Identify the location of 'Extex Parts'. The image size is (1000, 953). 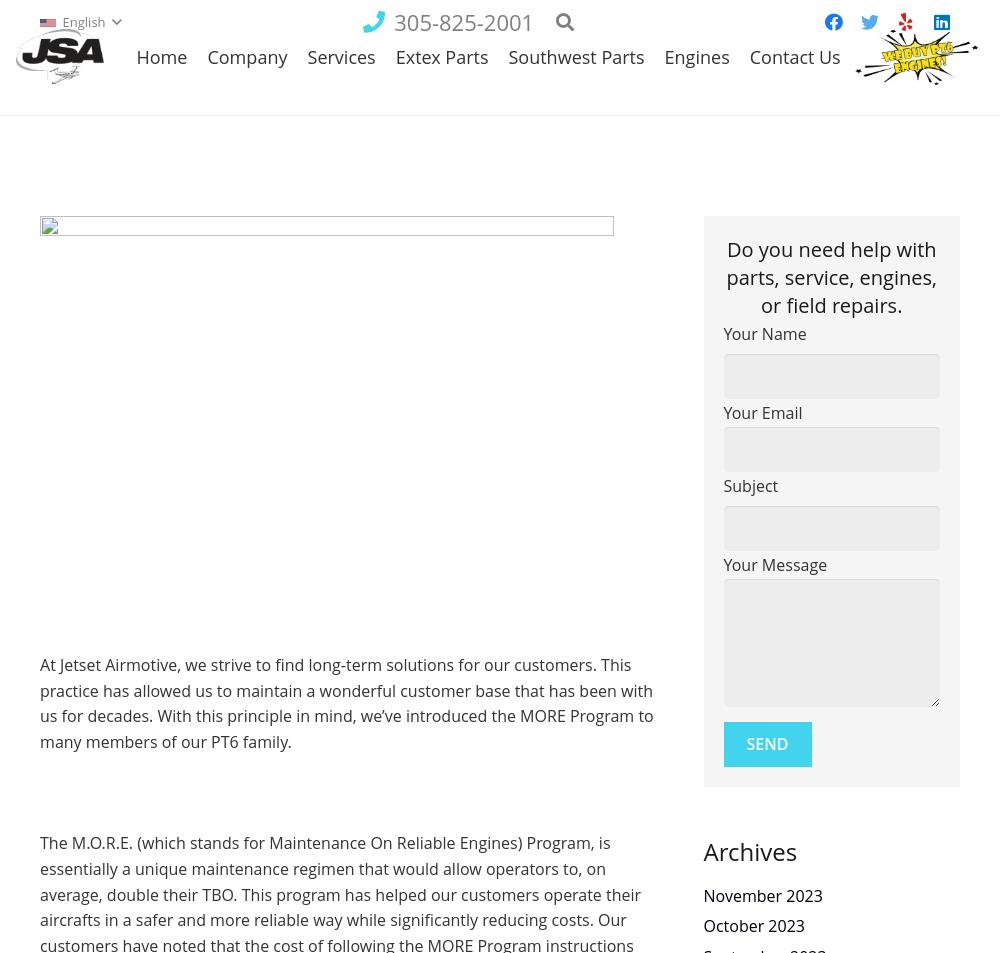
(395, 112).